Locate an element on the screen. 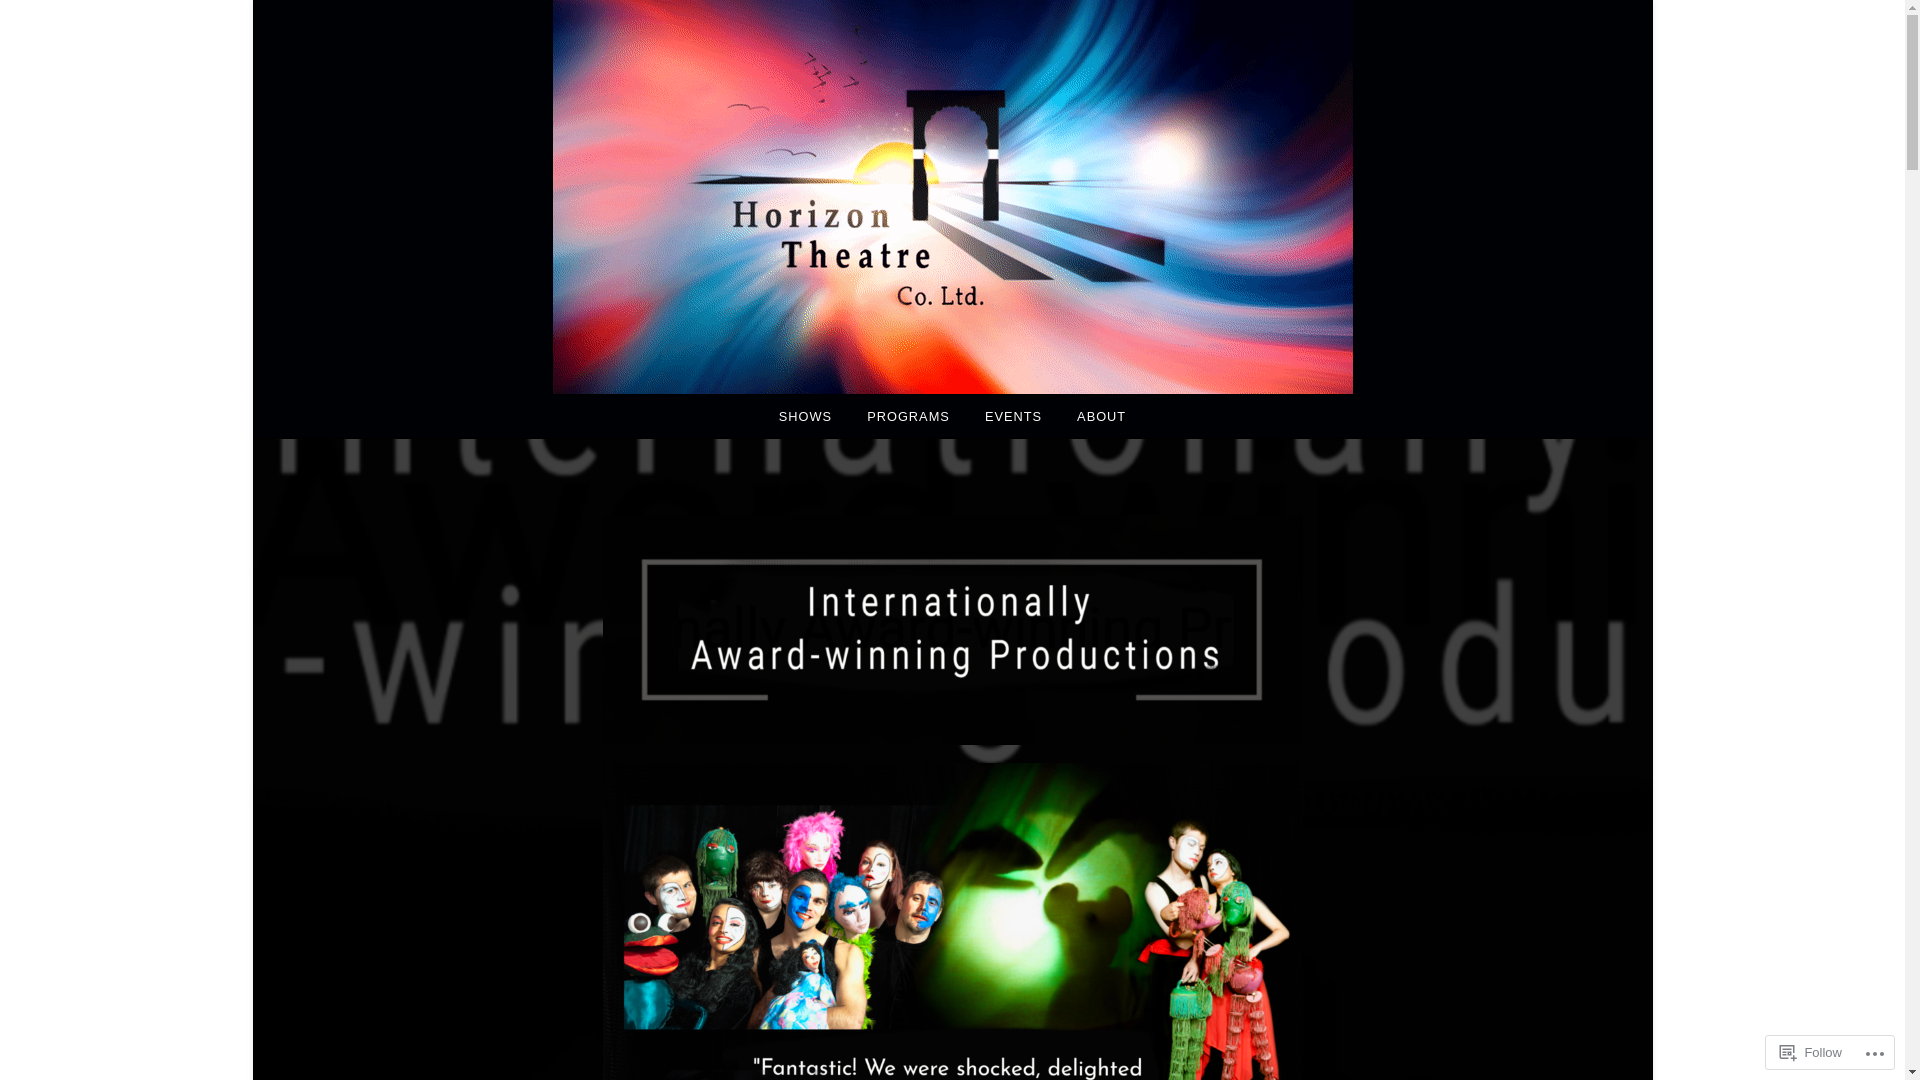 The image size is (1920, 1080). 'SHOWS' is located at coordinates (762, 415).